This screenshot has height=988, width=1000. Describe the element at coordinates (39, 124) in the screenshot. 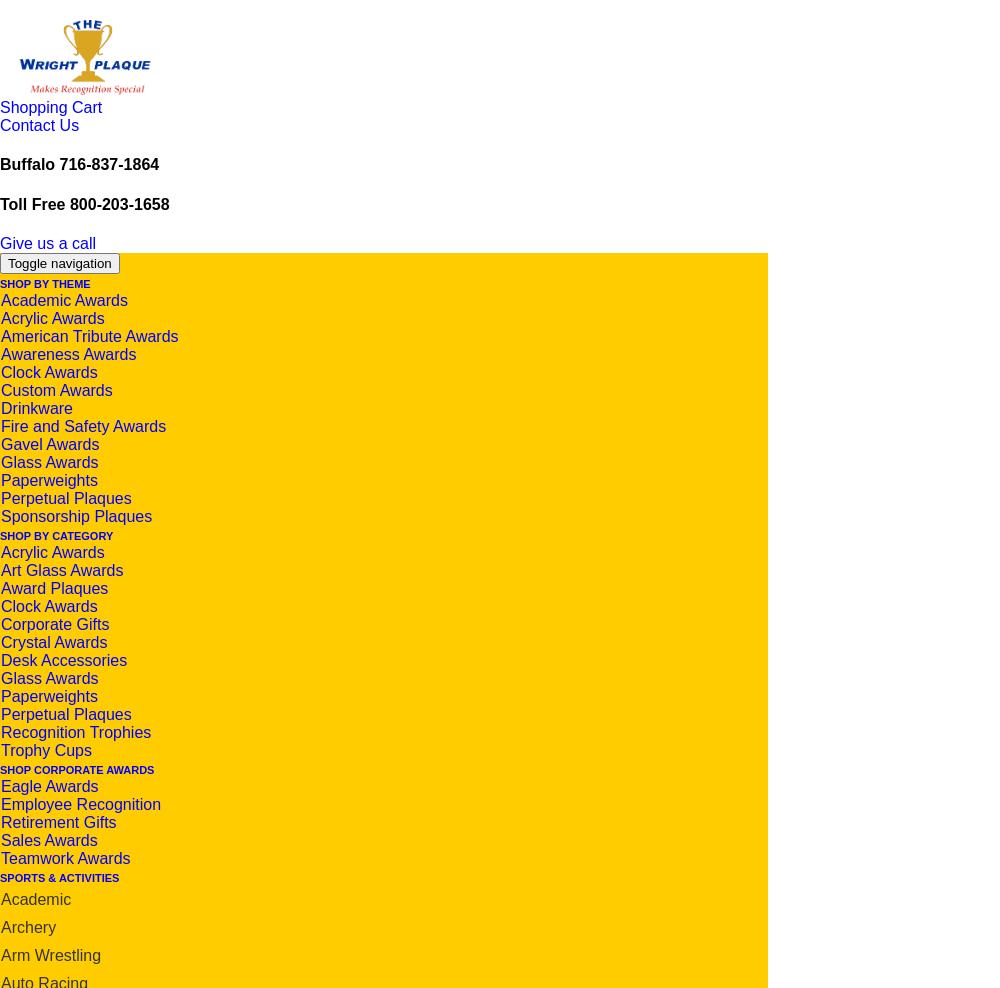

I see `'Contact Us'` at that location.